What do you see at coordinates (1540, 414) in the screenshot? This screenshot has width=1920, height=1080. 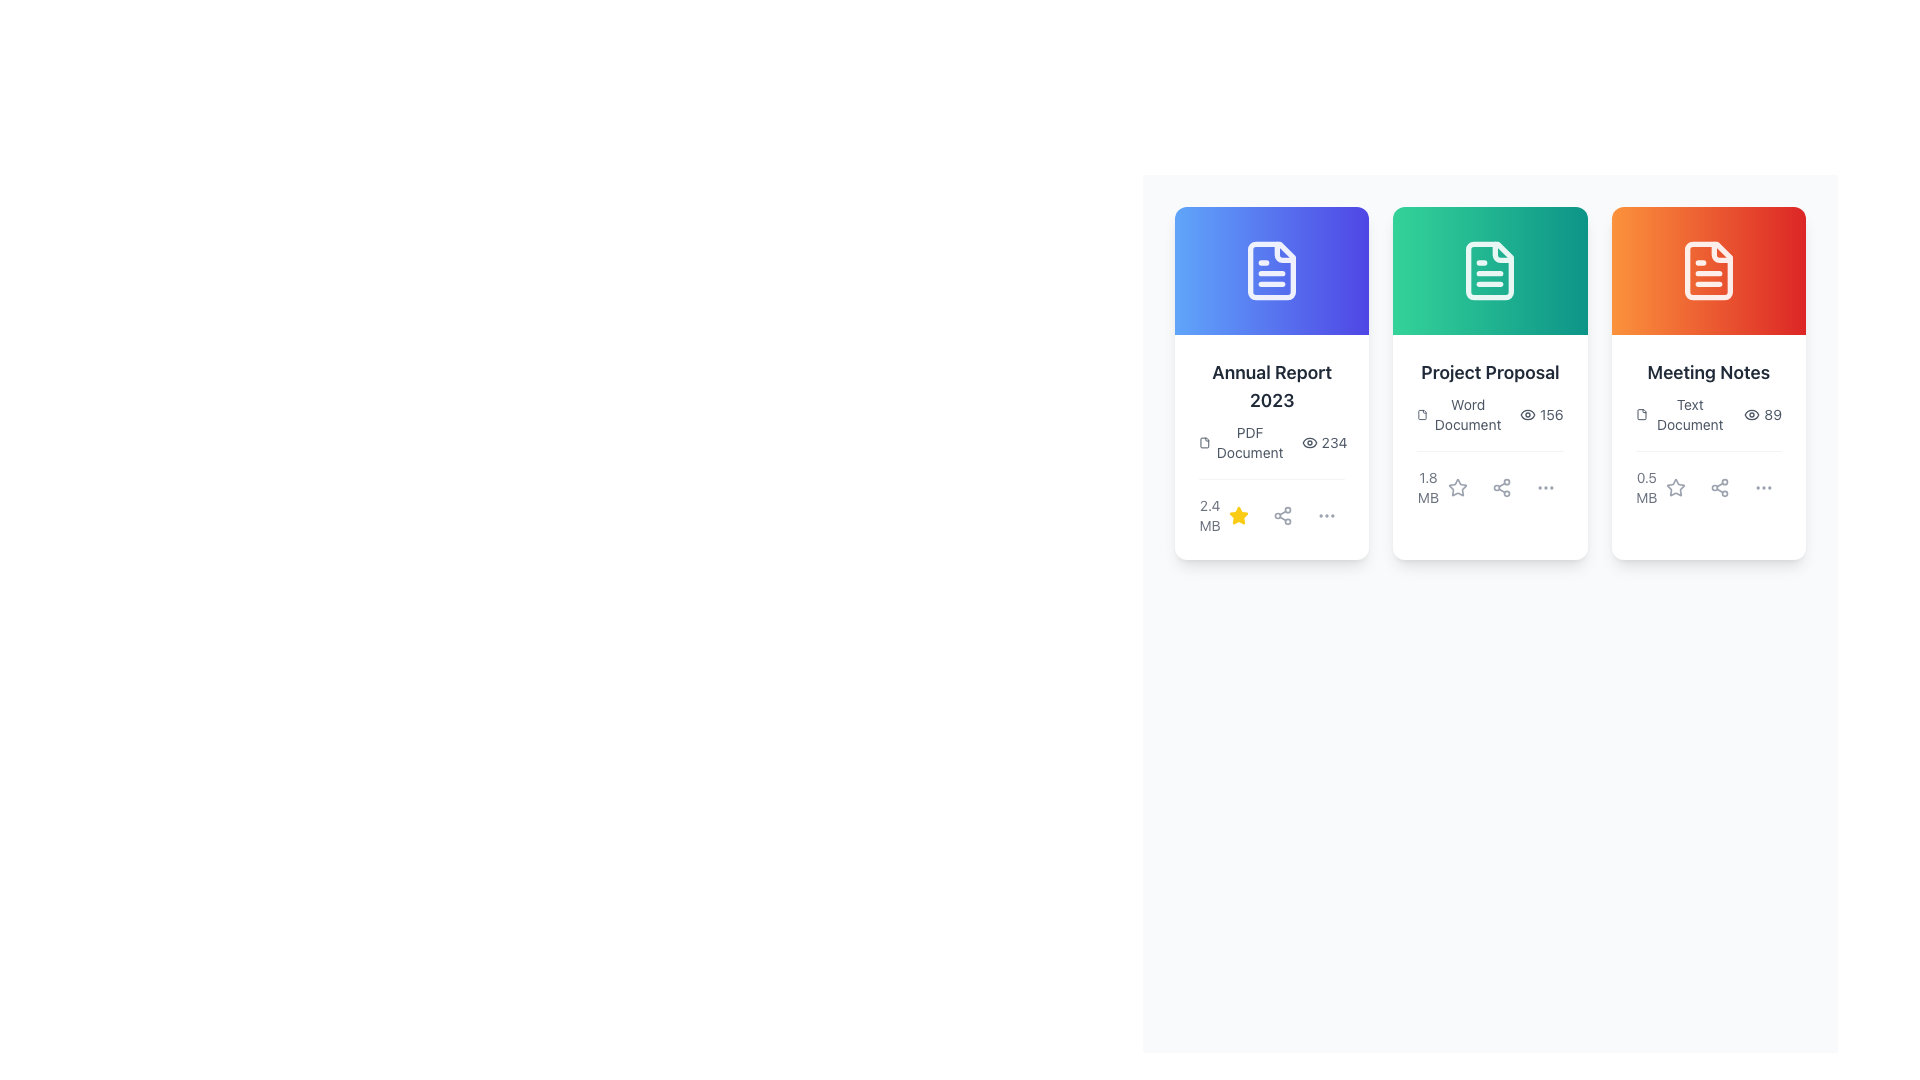 I see `the numeric label displaying '156' which is located to the right of the eye icon within the 'Project Proposal' card` at bounding box center [1540, 414].